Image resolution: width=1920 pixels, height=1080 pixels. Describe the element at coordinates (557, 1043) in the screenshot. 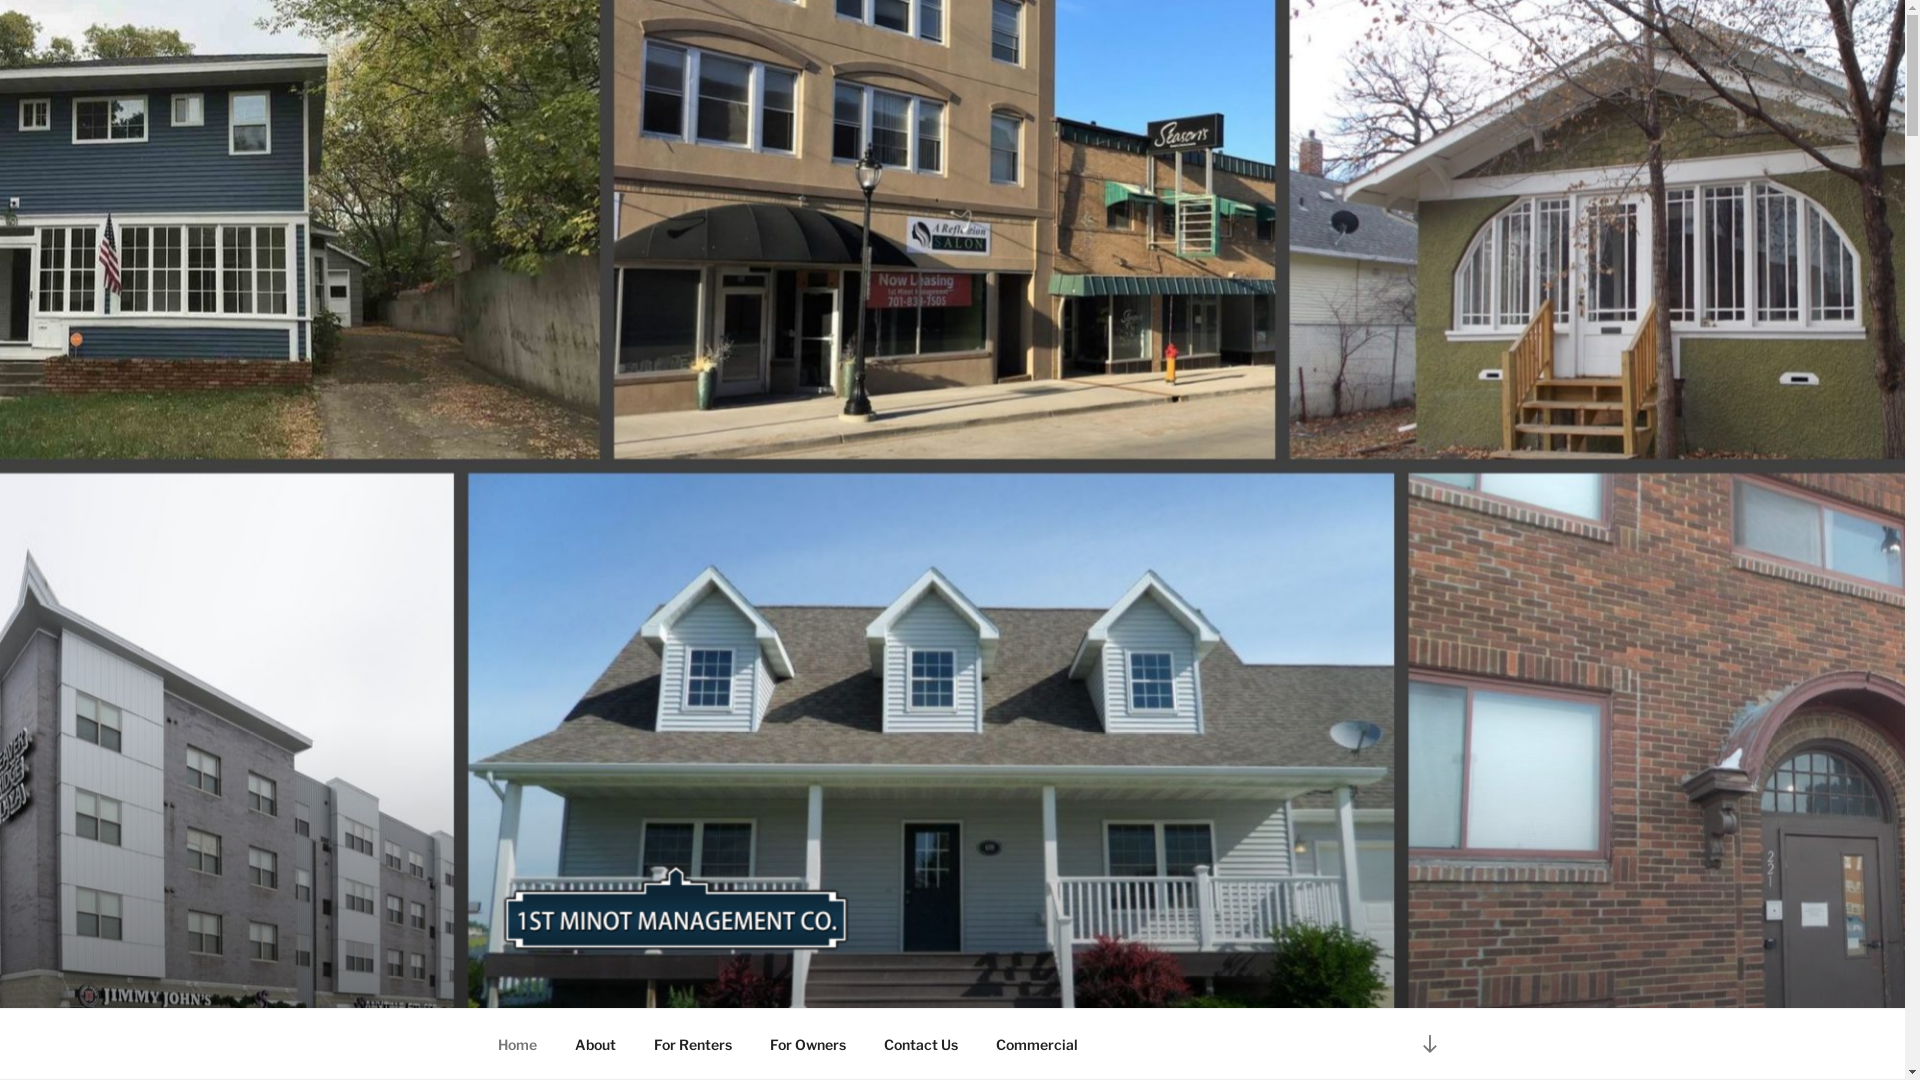

I see `'About'` at that location.